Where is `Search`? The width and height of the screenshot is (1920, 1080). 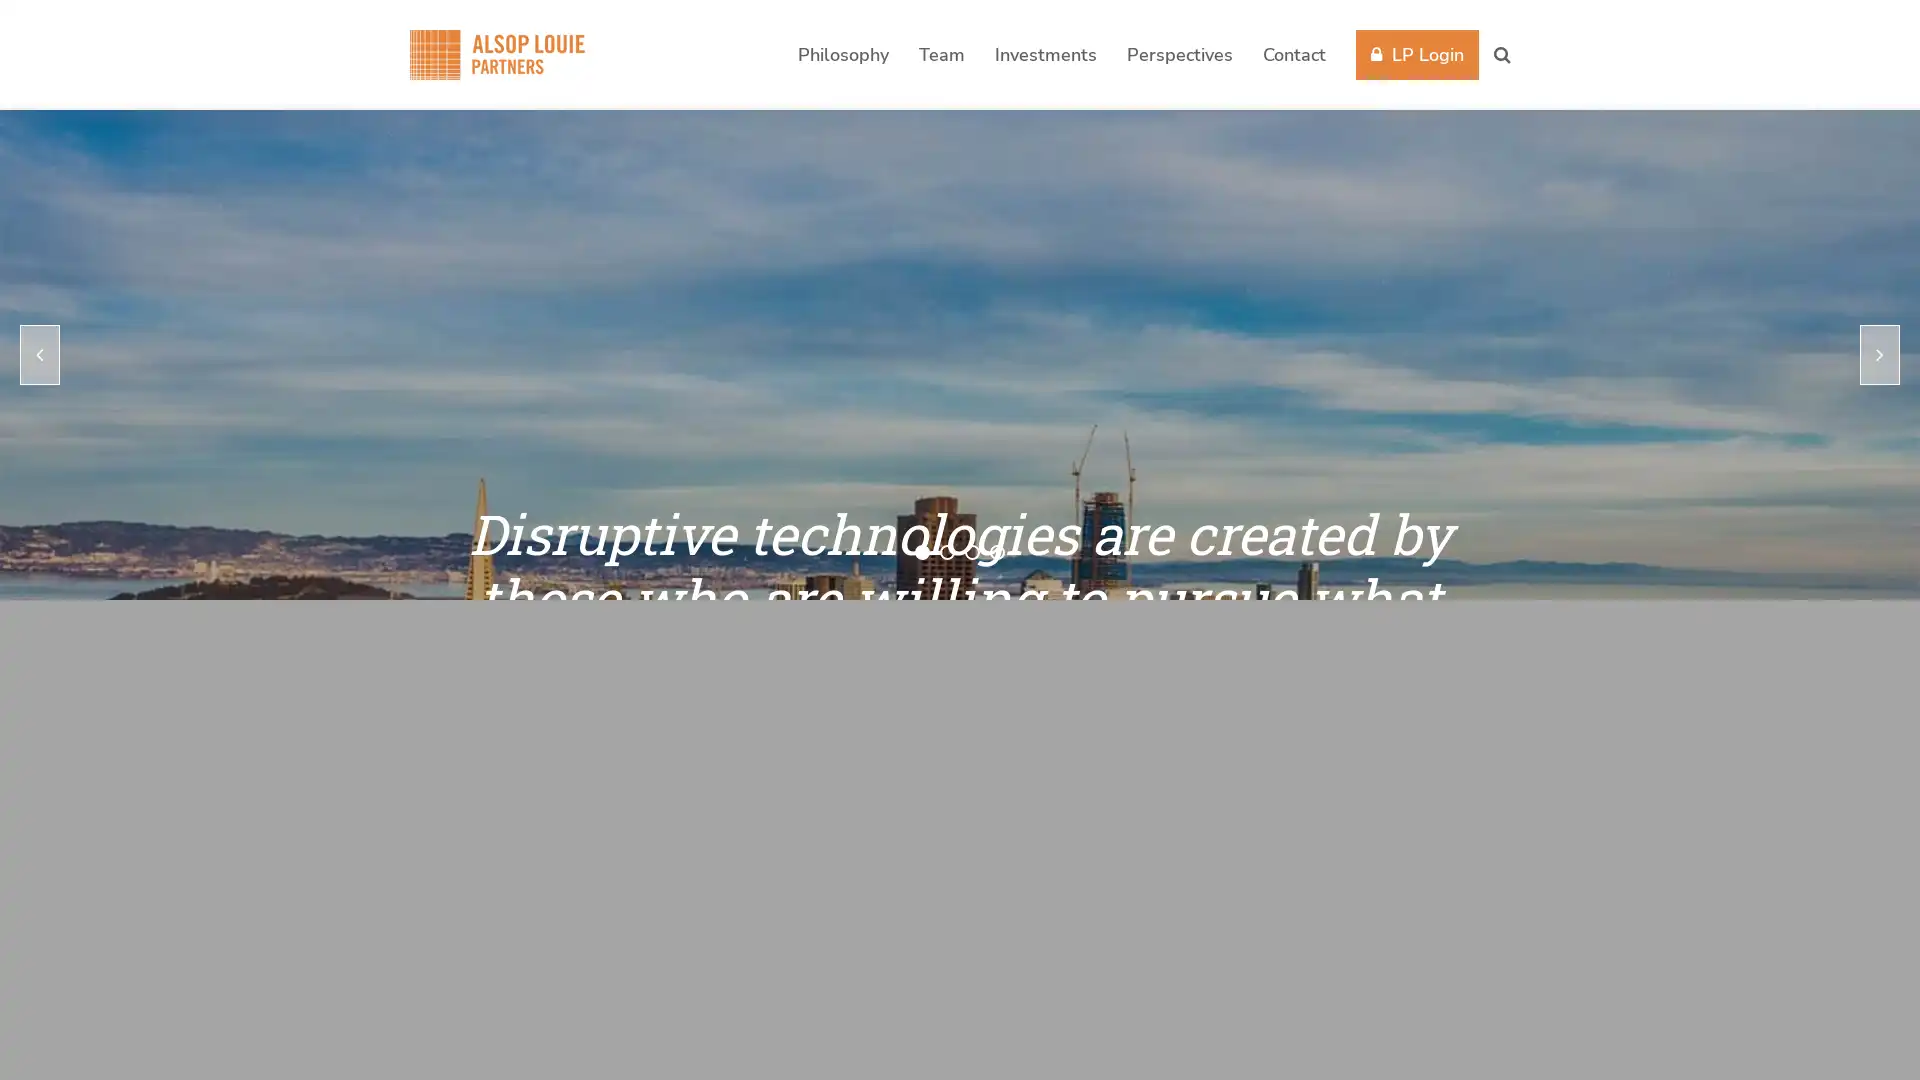
Search is located at coordinates (1502, 53).